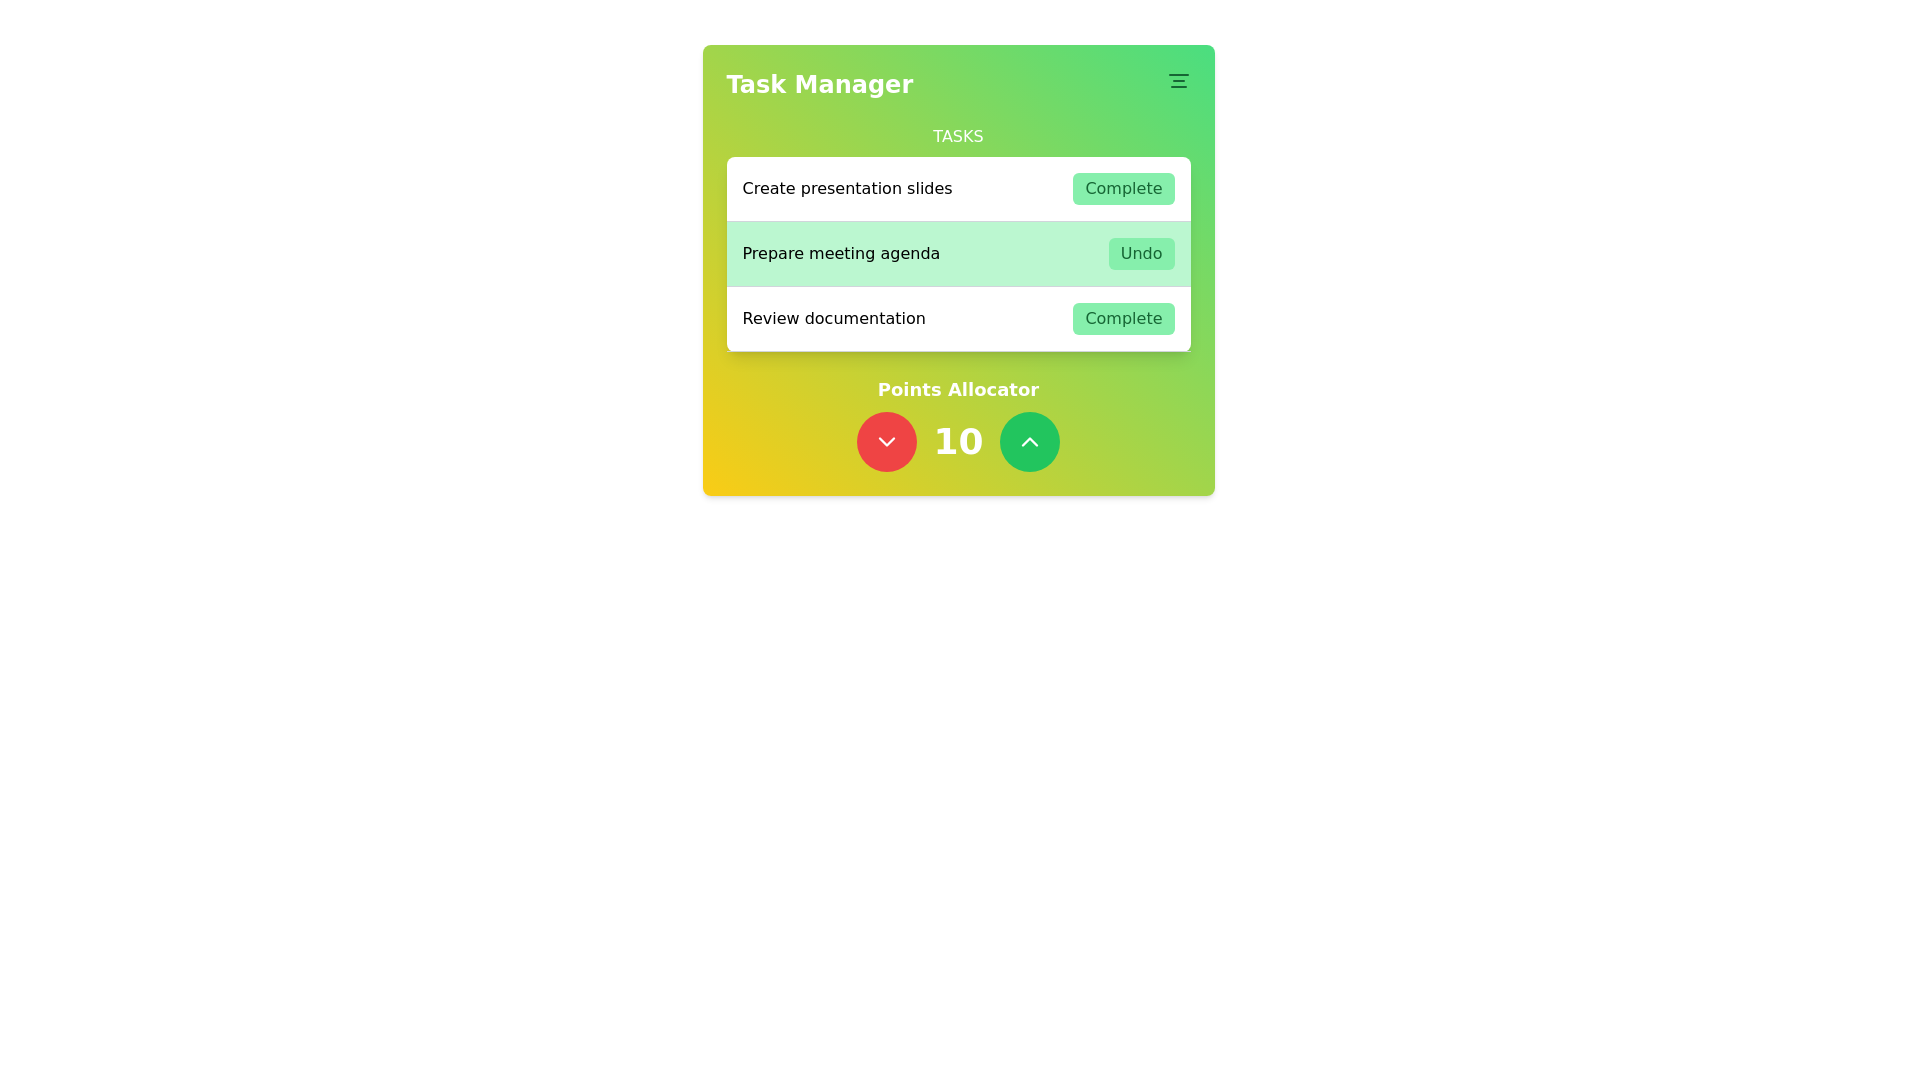  What do you see at coordinates (957, 423) in the screenshot?
I see `displayed number from the interactive control panel located in the lower section of the Task Manager panel, which is the fourth item and includes up and down arrow buttons for points allocation` at bounding box center [957, 423].